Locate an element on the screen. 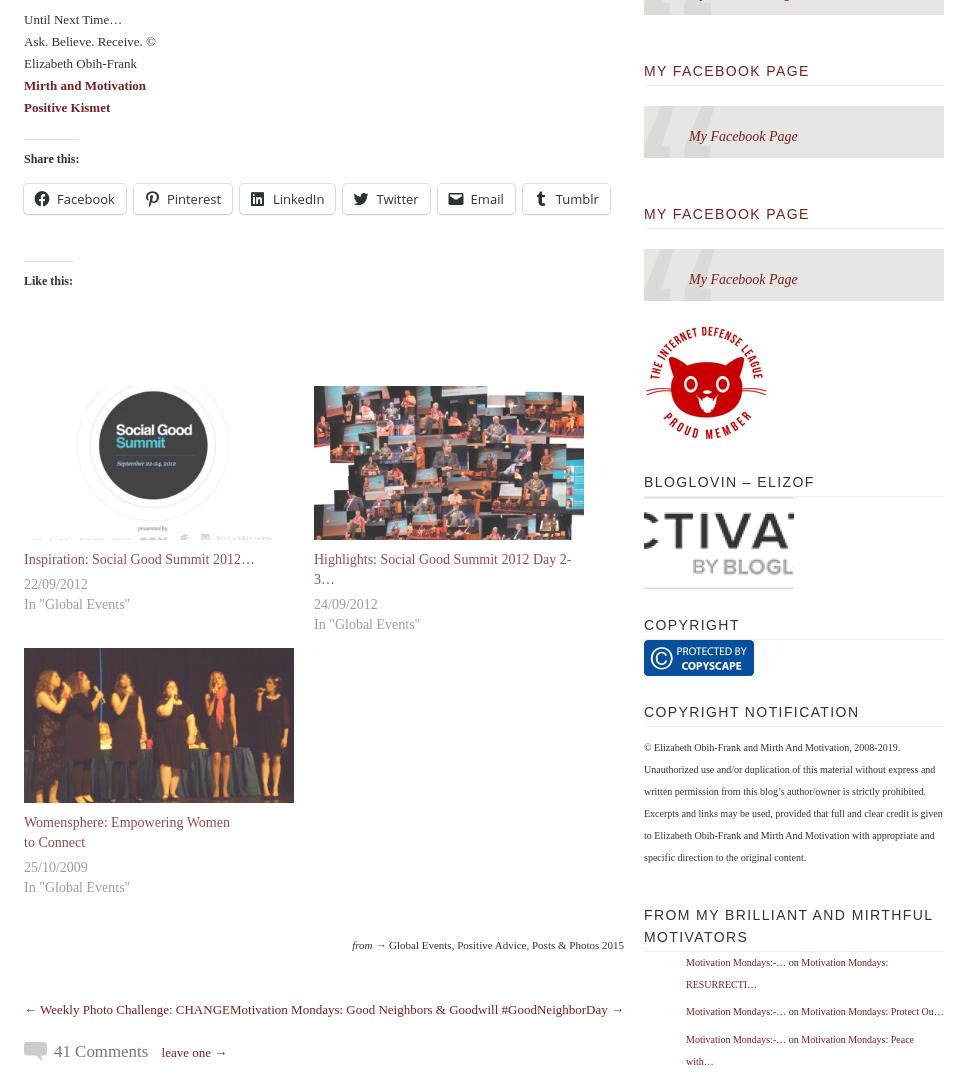 Image resolution: width=968 pixels, height=1073 pixels. 'Motivation Mondays: Peace with…' is located at coordinates (798, 1050).